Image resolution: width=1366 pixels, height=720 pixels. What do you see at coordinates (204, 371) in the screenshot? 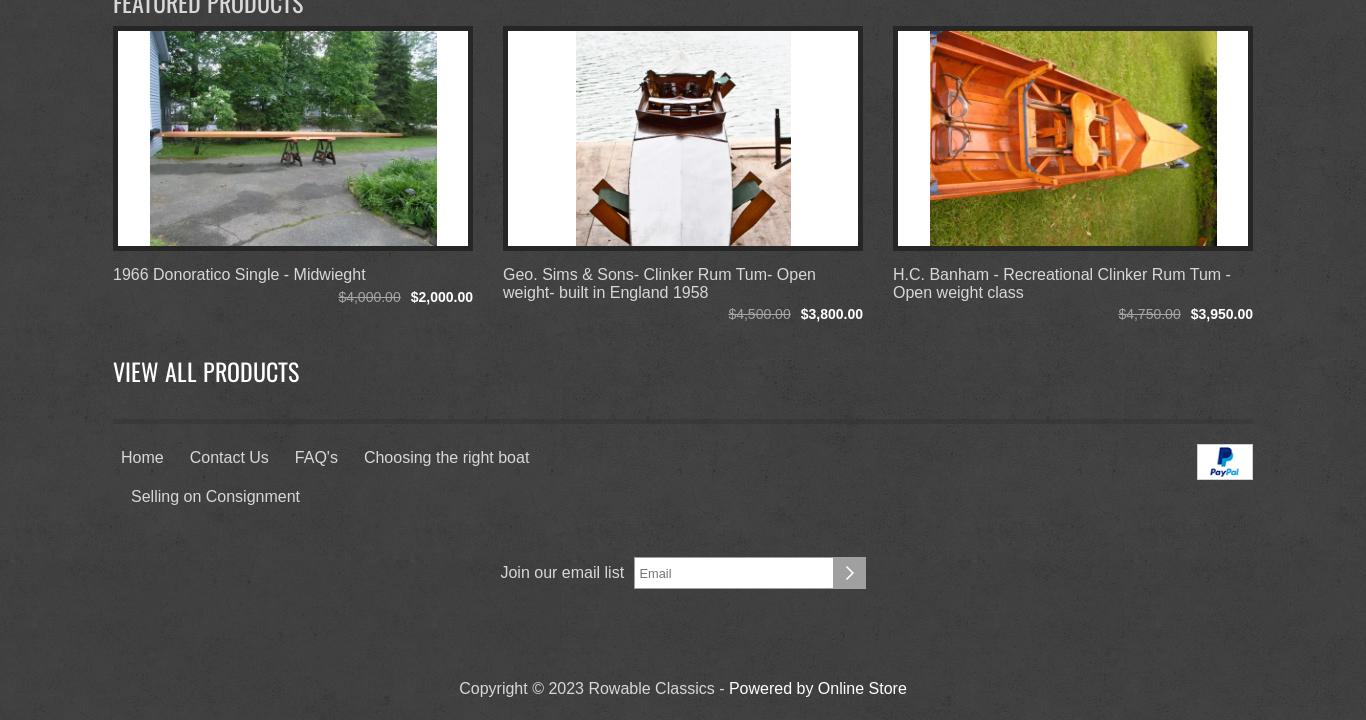
I see `'View All Products'` at bounding box center [204, 371].